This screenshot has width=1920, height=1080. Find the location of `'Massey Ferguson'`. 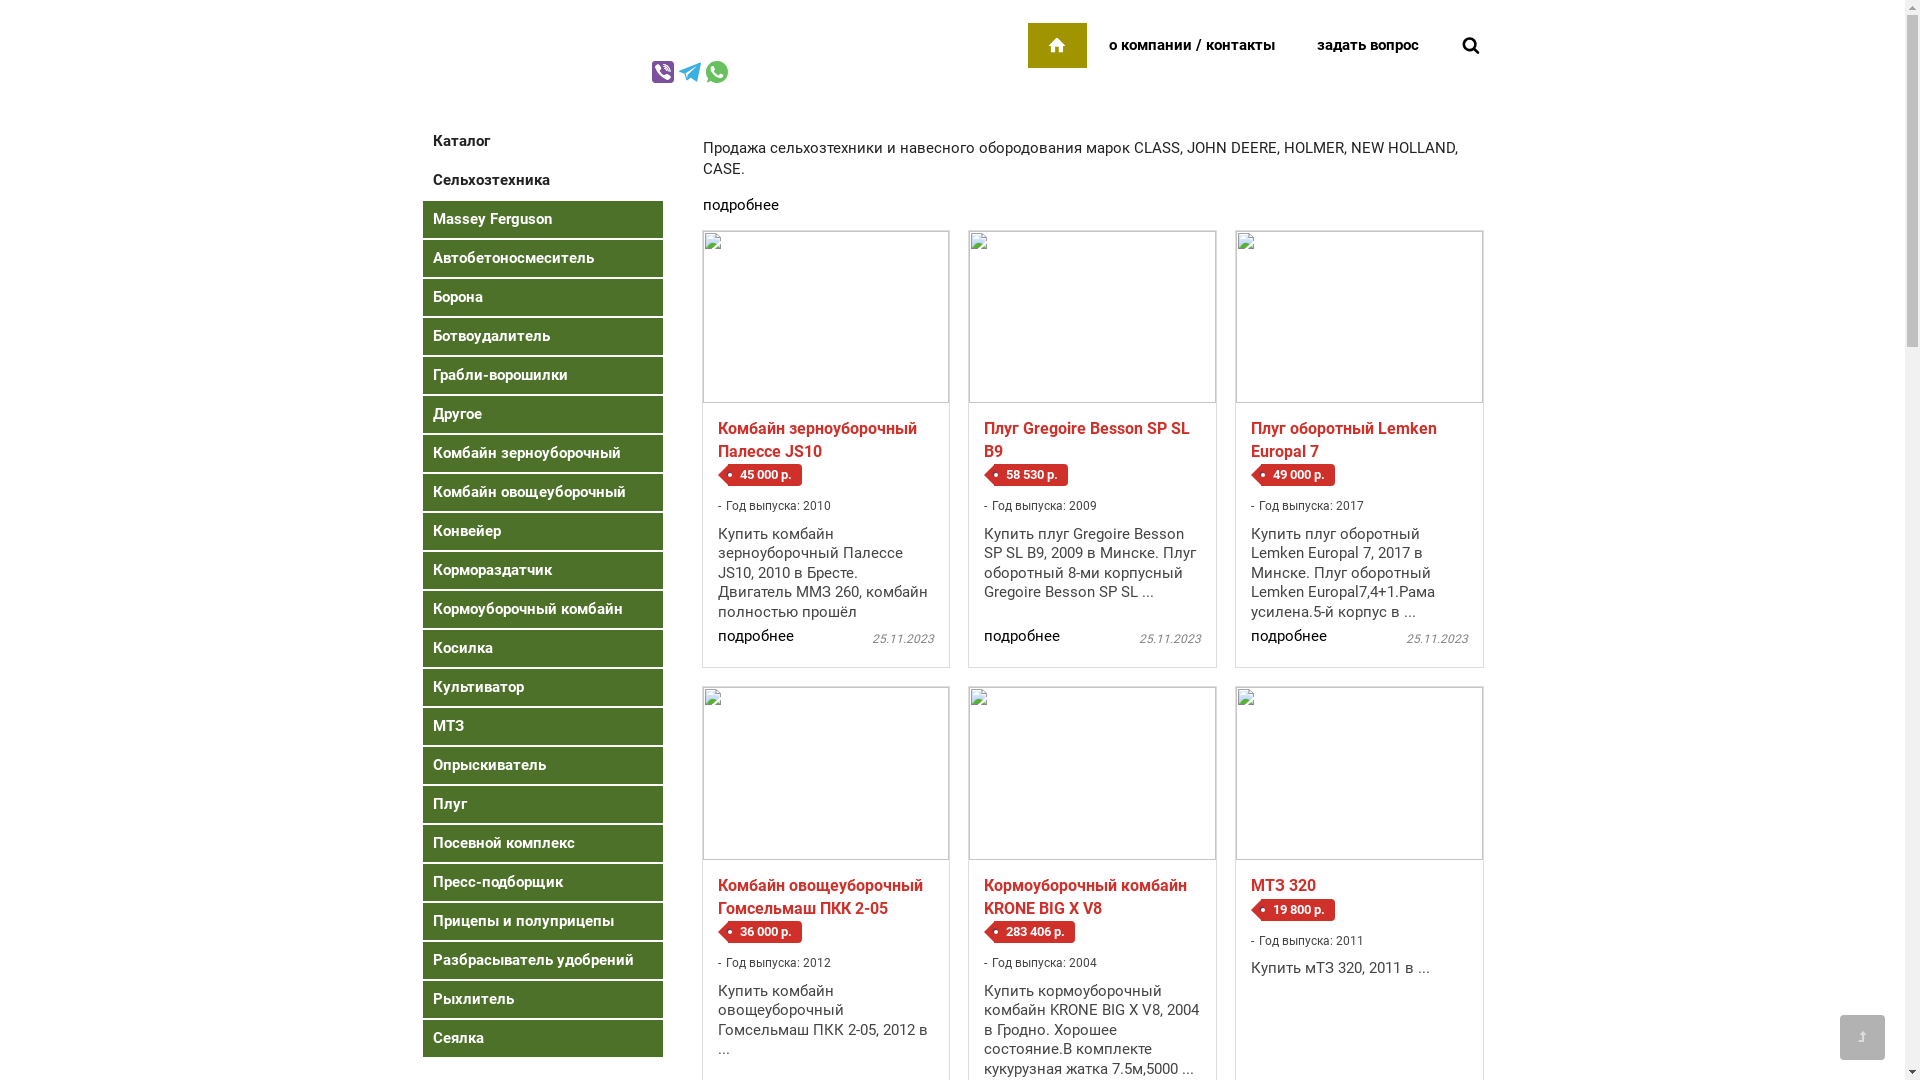

'Massey Ferguson' is located at coordinates (542, 219).